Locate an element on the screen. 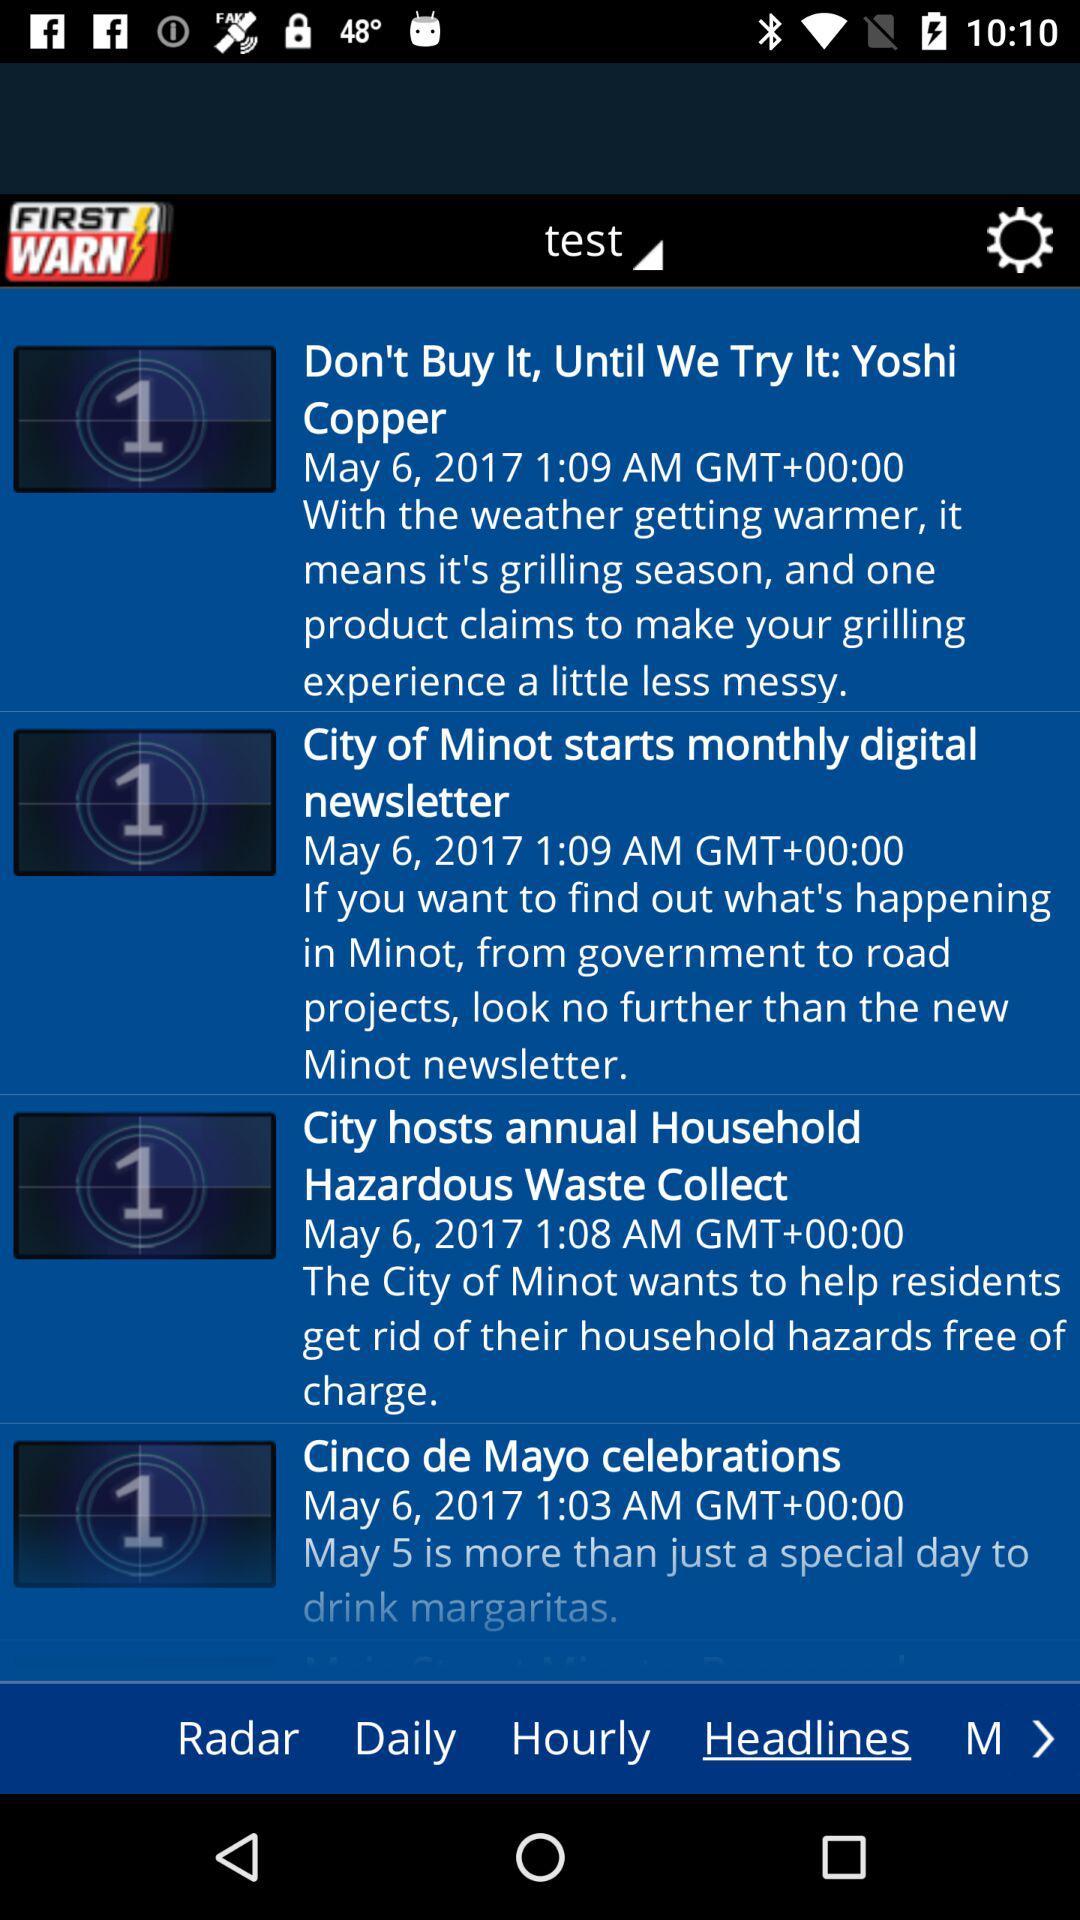 The image size is (1080, 1920). the arrow_forward icon is located at coordinates (1042, 1737).